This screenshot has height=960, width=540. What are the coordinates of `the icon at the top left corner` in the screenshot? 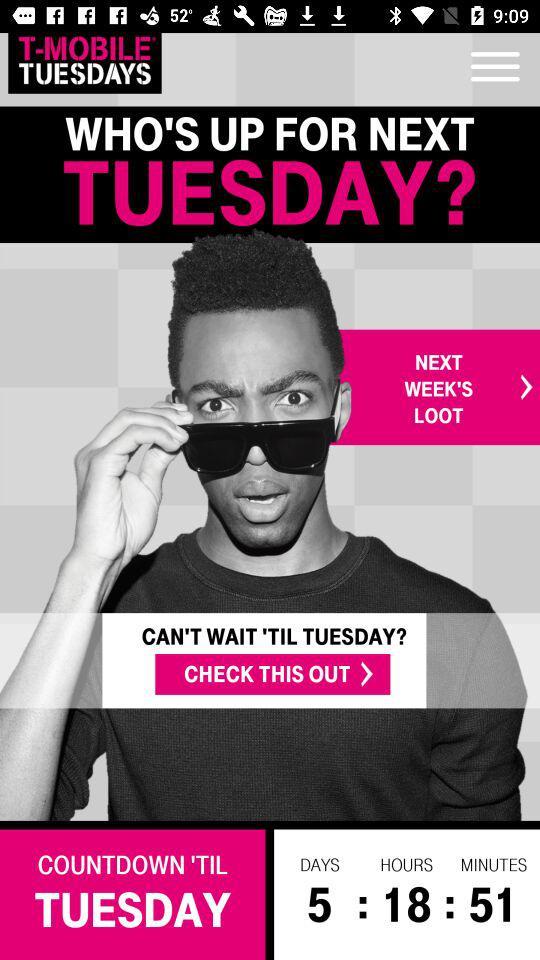 It's located at (83, 59).